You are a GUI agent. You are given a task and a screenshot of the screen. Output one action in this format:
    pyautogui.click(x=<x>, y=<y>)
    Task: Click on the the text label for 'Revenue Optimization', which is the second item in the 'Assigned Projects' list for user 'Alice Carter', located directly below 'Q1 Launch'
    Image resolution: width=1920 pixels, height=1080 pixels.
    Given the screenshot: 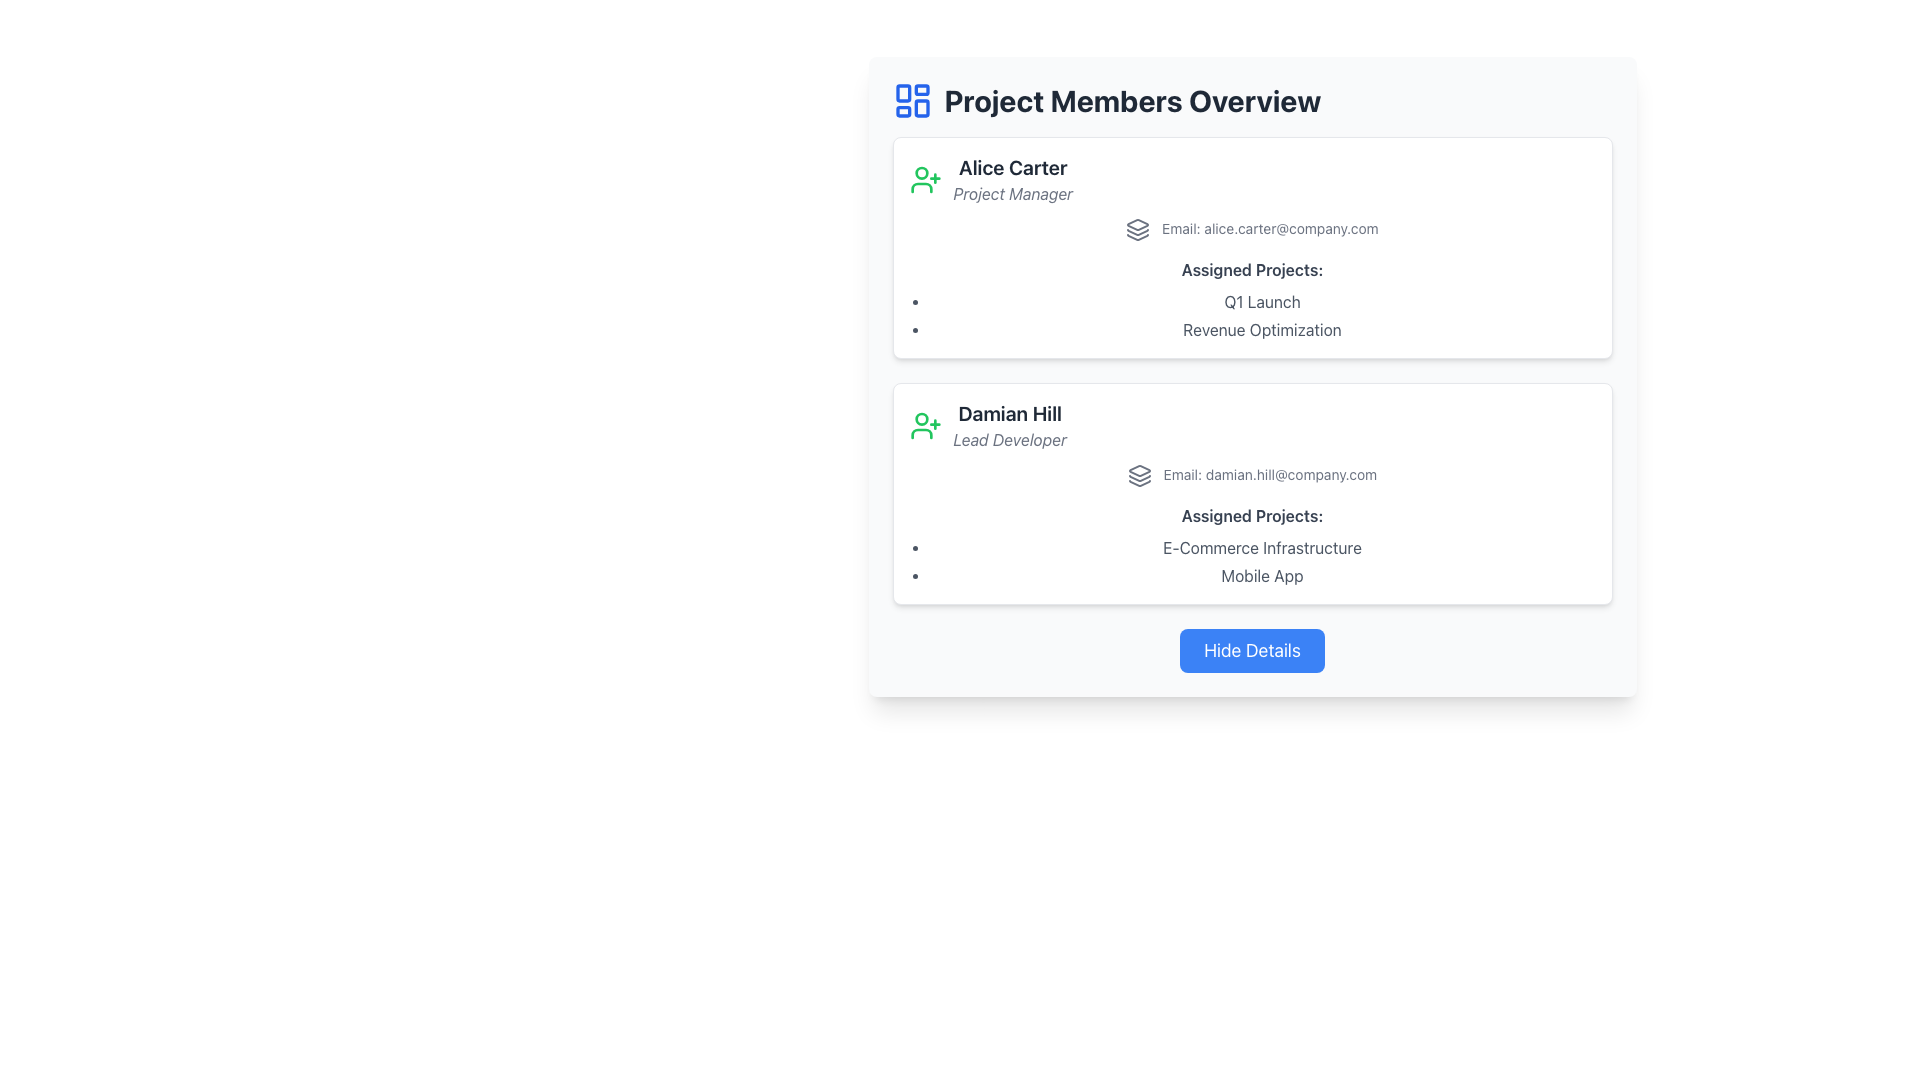 What is the action you would take?
    pyautogui.click(x=1261, y=329)
    